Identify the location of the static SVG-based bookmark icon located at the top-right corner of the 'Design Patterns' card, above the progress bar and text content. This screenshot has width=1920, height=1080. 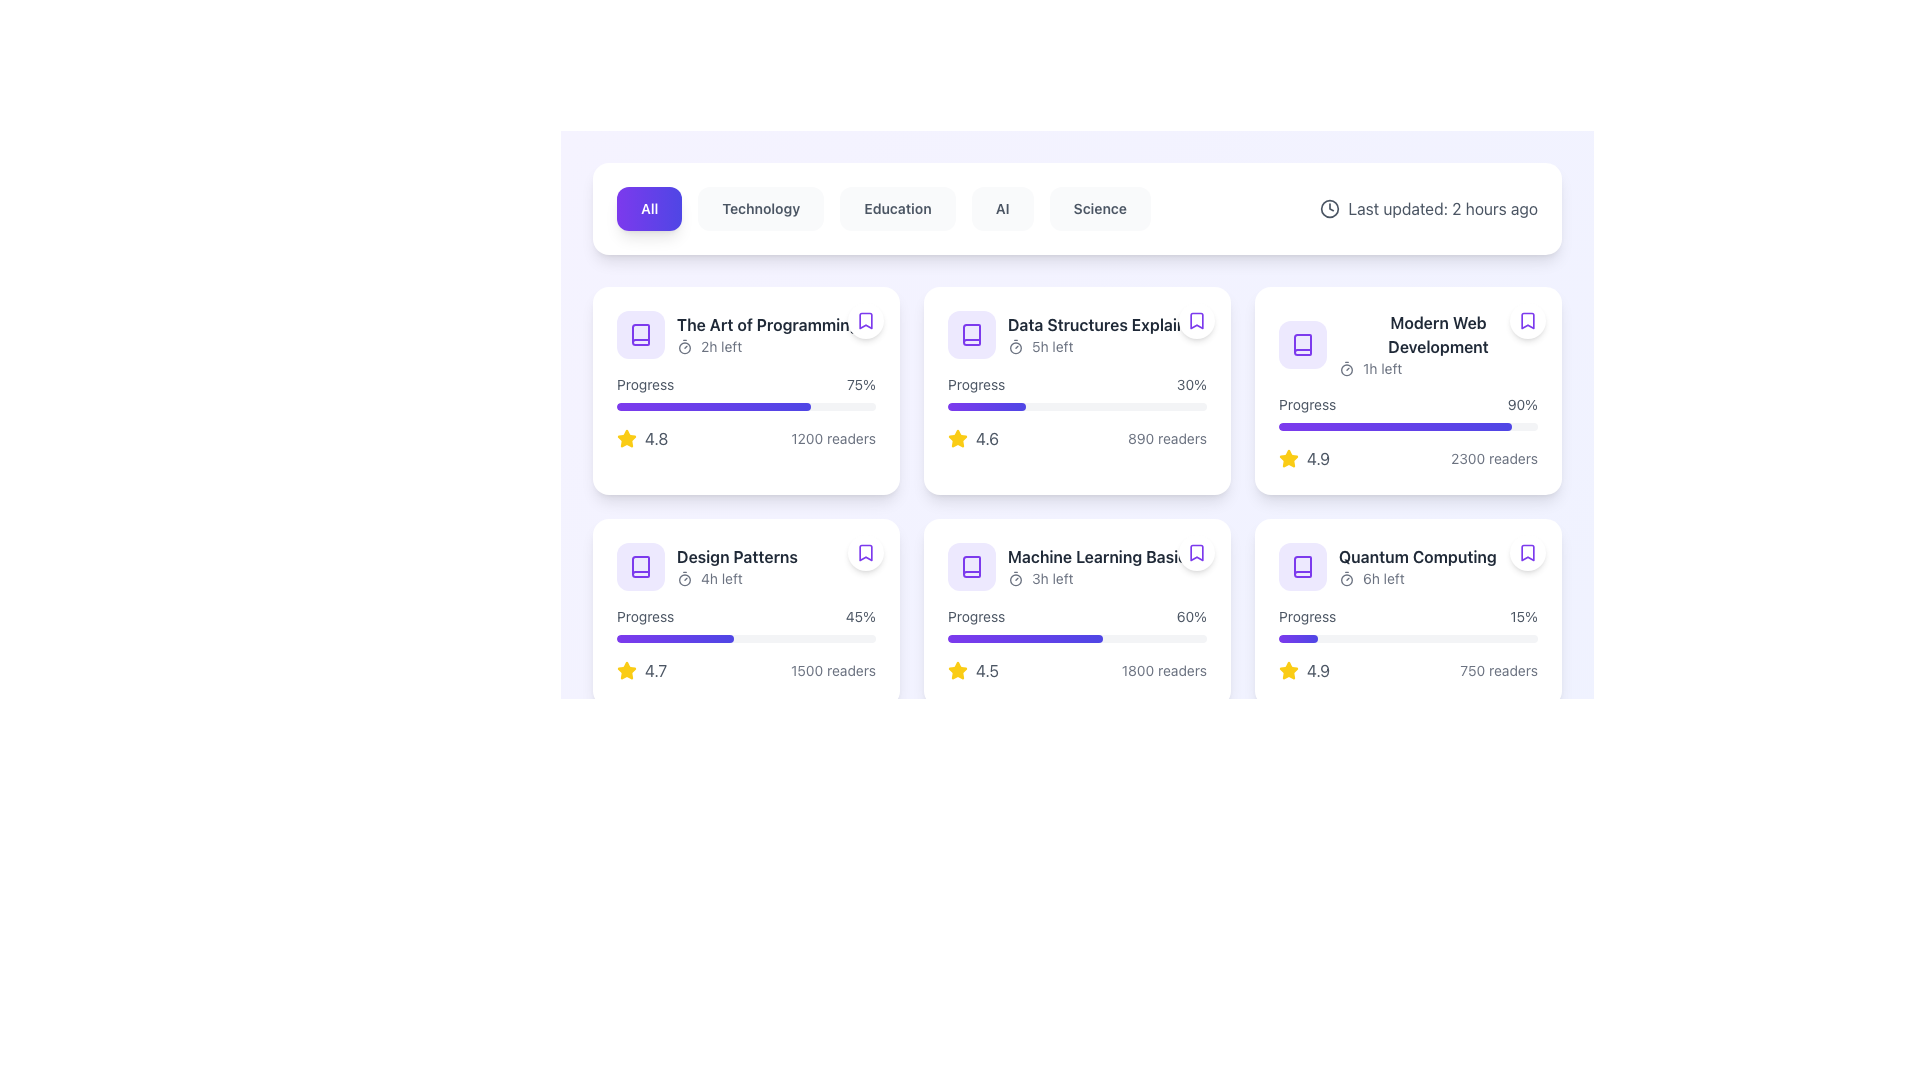
(865, 552).